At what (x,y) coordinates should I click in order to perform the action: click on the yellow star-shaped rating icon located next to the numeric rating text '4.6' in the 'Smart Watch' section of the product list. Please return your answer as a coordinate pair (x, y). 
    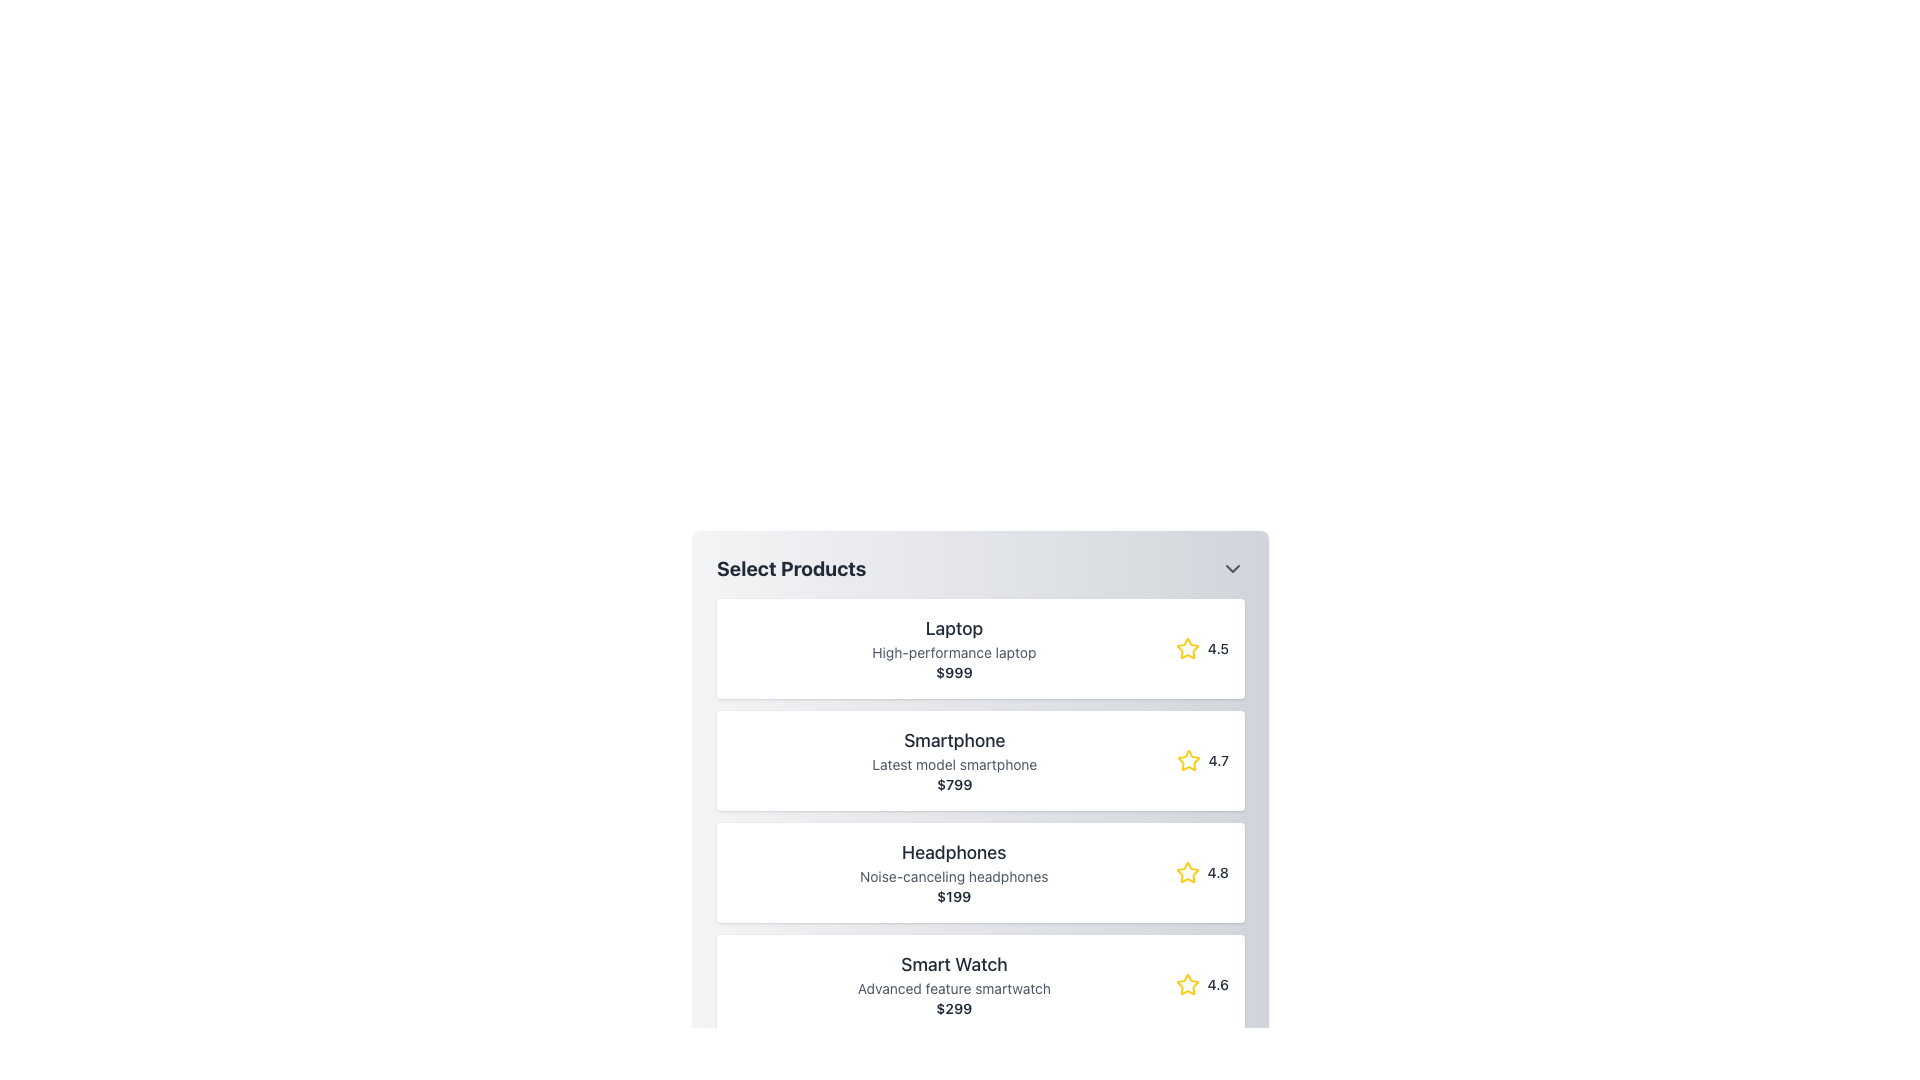
    Looking at the image, I should click on (1187, 983).